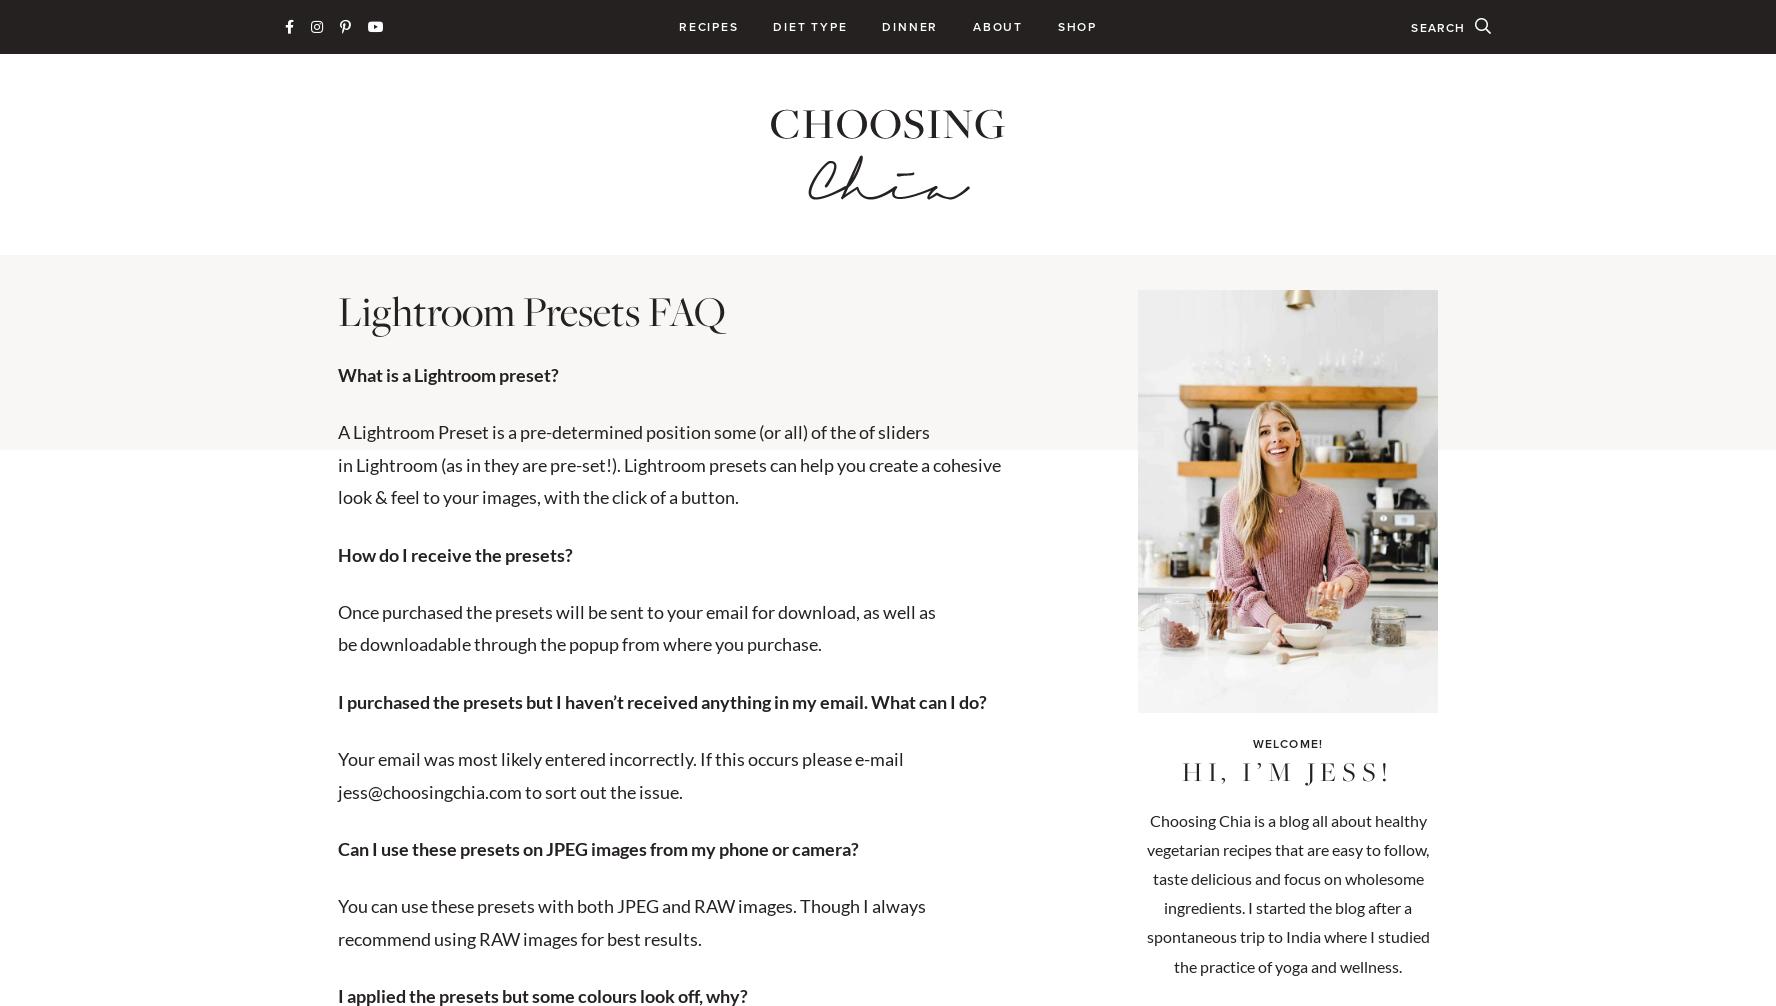 The height and width of the screenshot is (1006, 1776). Describe the element at coordinates (631, 920) in the screenshot. I see `'You can use these presets with both JPEG and RAW images. Though I always recommend using RAW images for best results.'` at that location.